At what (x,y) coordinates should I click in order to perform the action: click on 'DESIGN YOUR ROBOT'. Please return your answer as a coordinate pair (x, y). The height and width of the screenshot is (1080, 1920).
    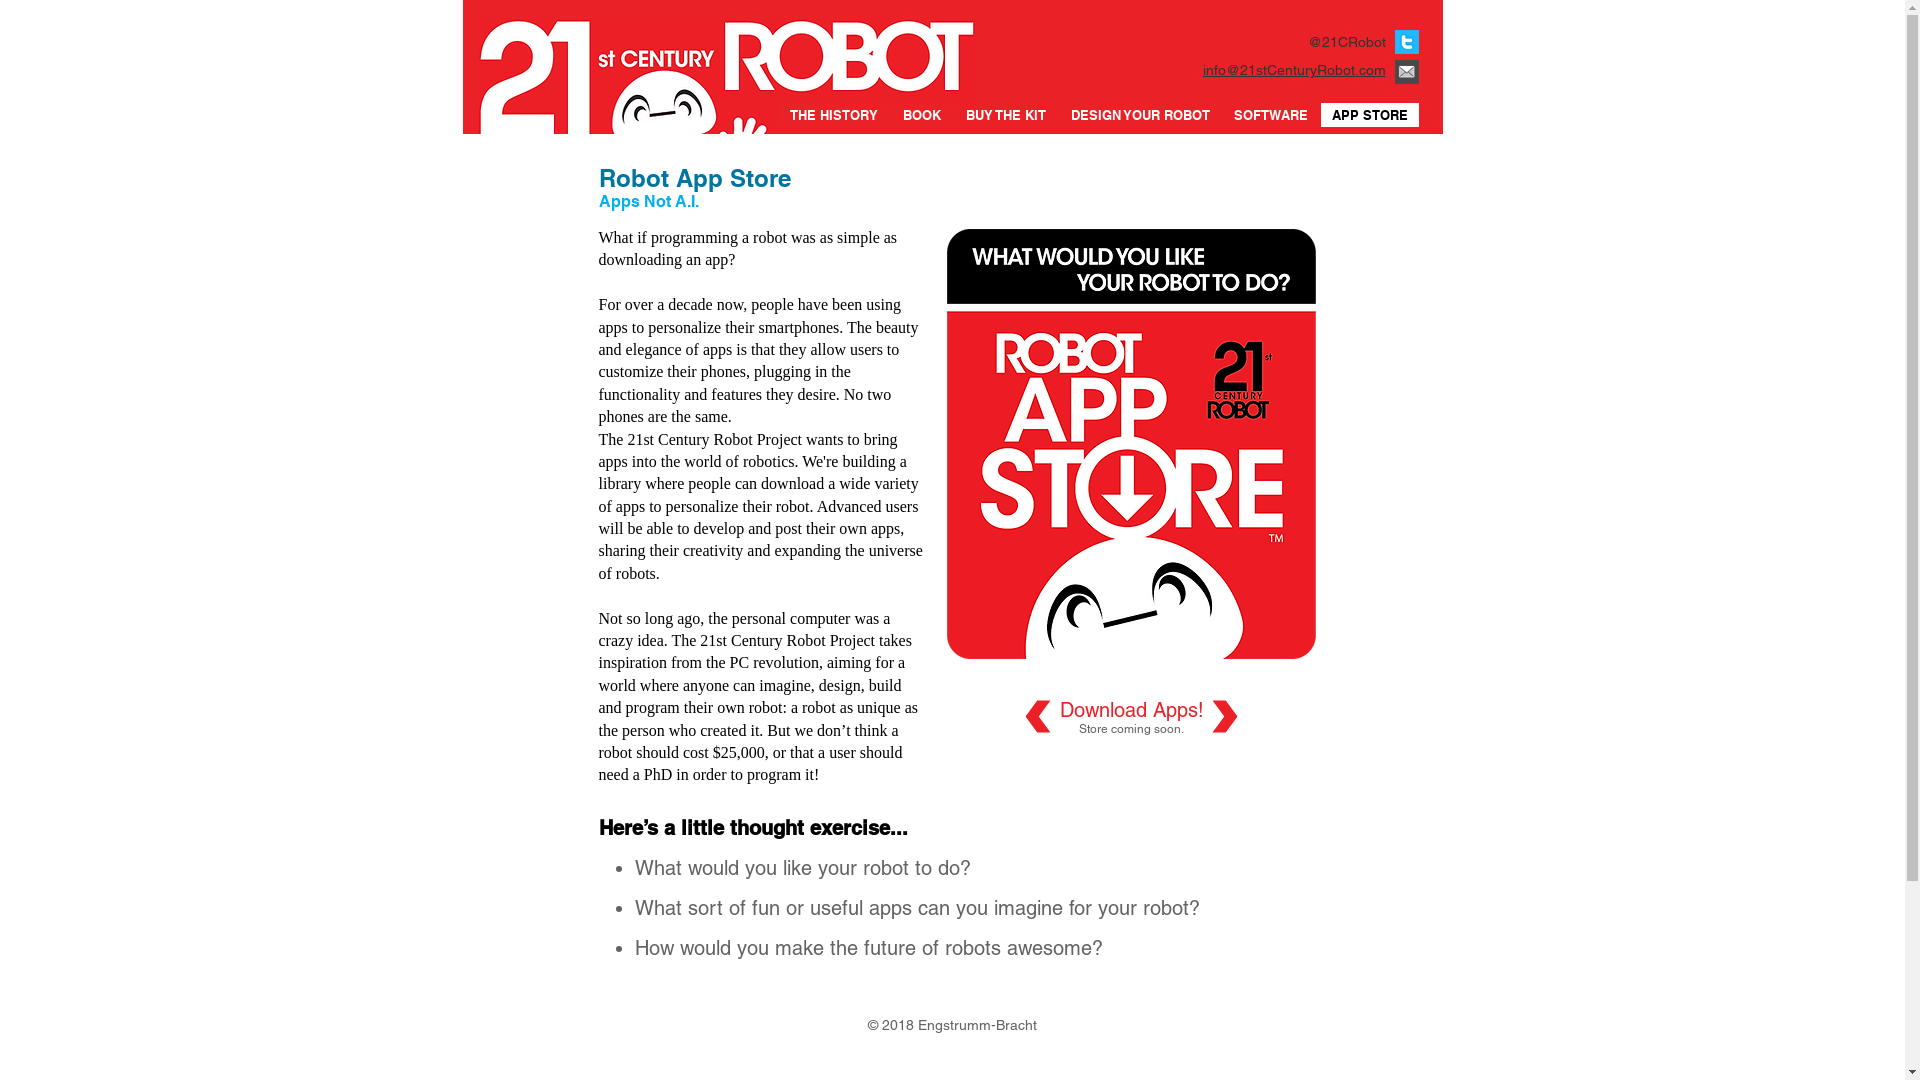
    Looking at the image, I should click on (1059, 115).